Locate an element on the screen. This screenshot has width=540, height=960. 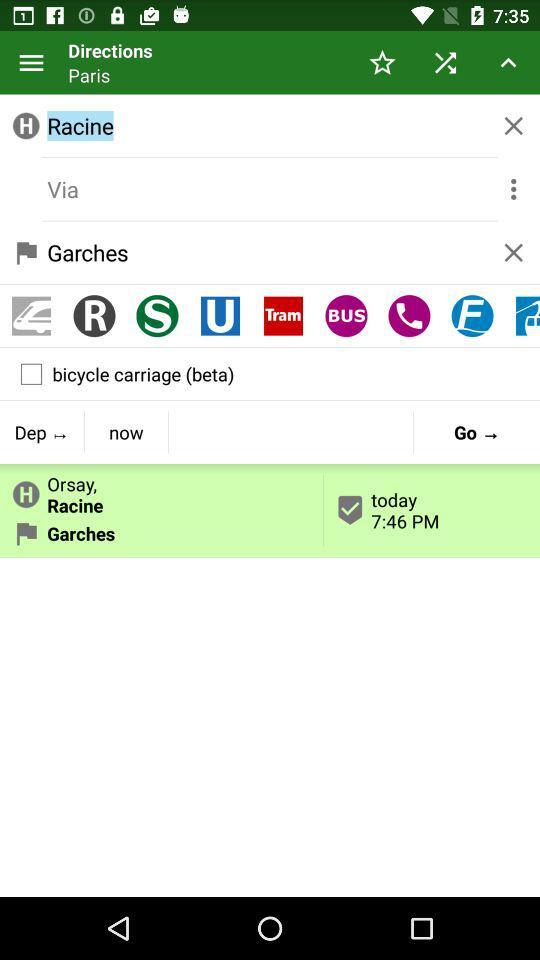
the call icon is located at coordinates (408, 338).